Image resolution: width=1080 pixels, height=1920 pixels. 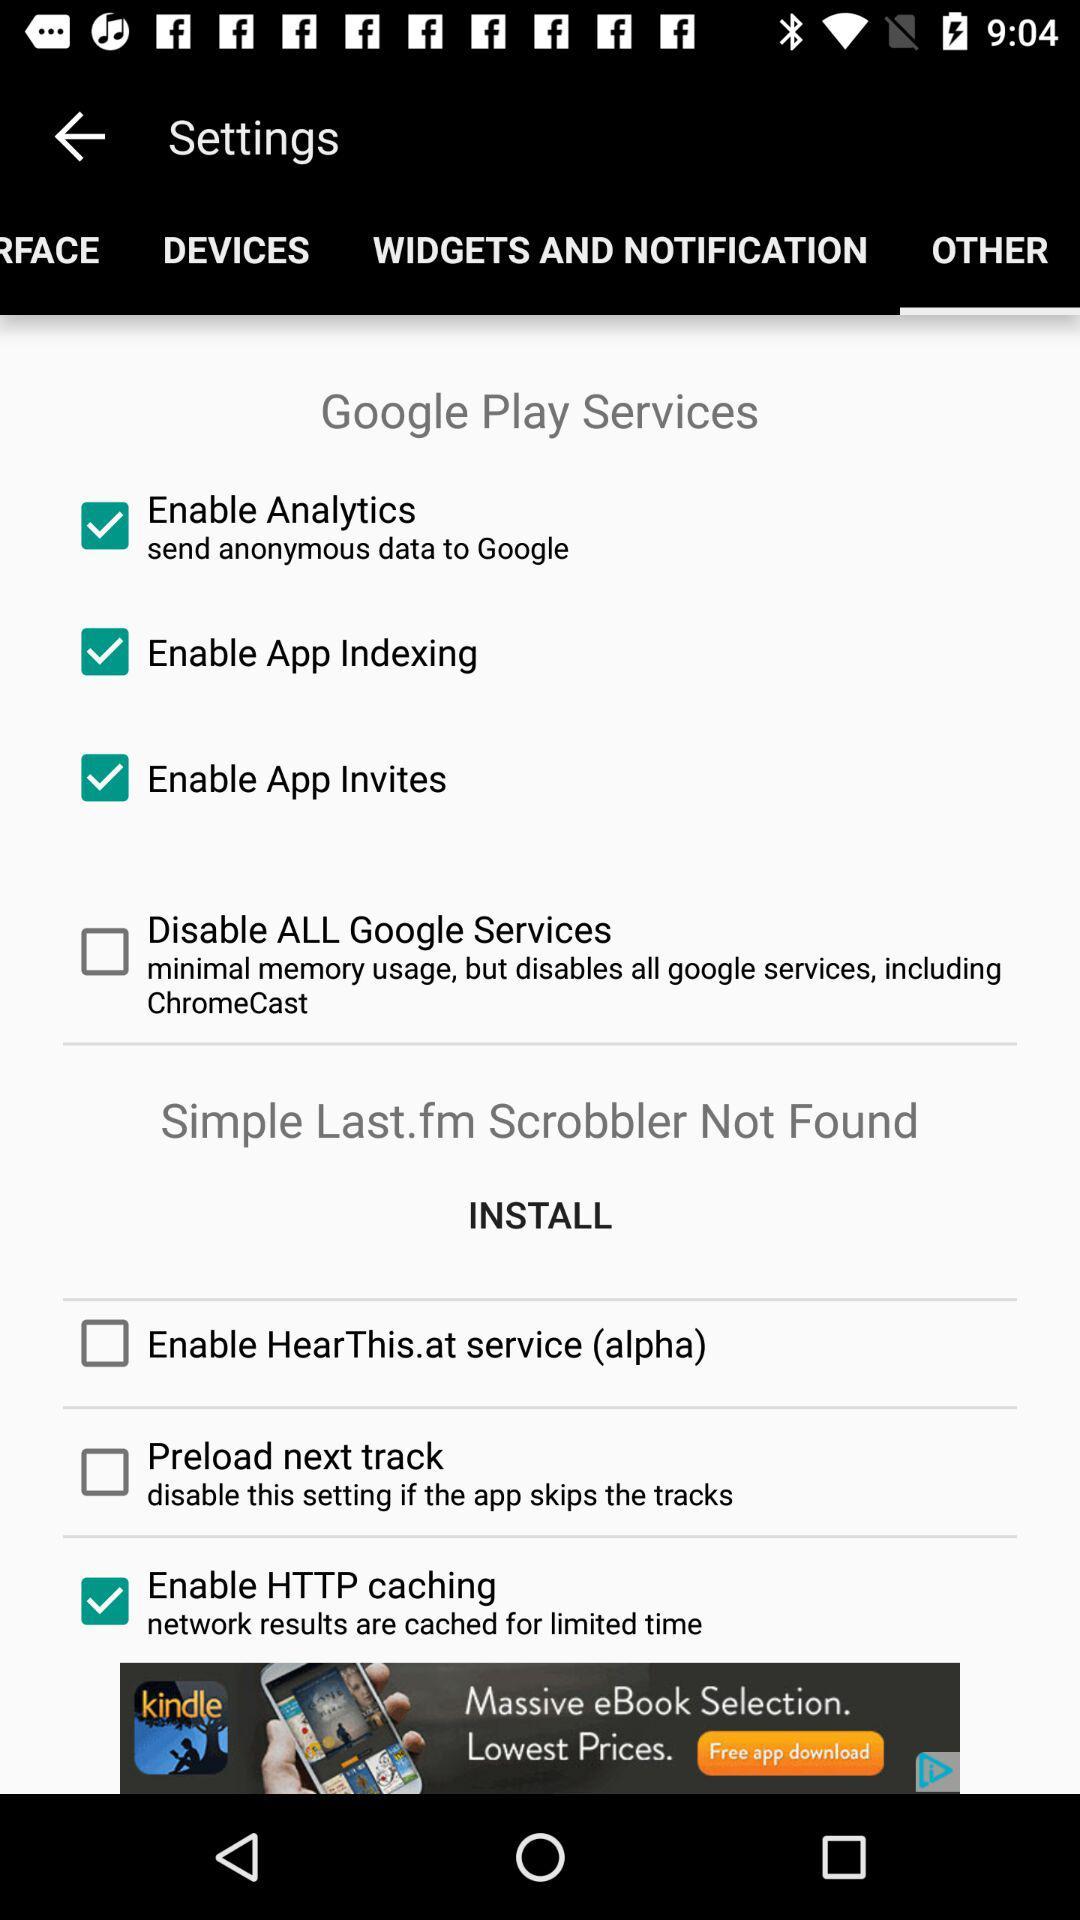 I want to click on select2 lines text which is above enable http caching on the page, so click(x=540, y=1472).